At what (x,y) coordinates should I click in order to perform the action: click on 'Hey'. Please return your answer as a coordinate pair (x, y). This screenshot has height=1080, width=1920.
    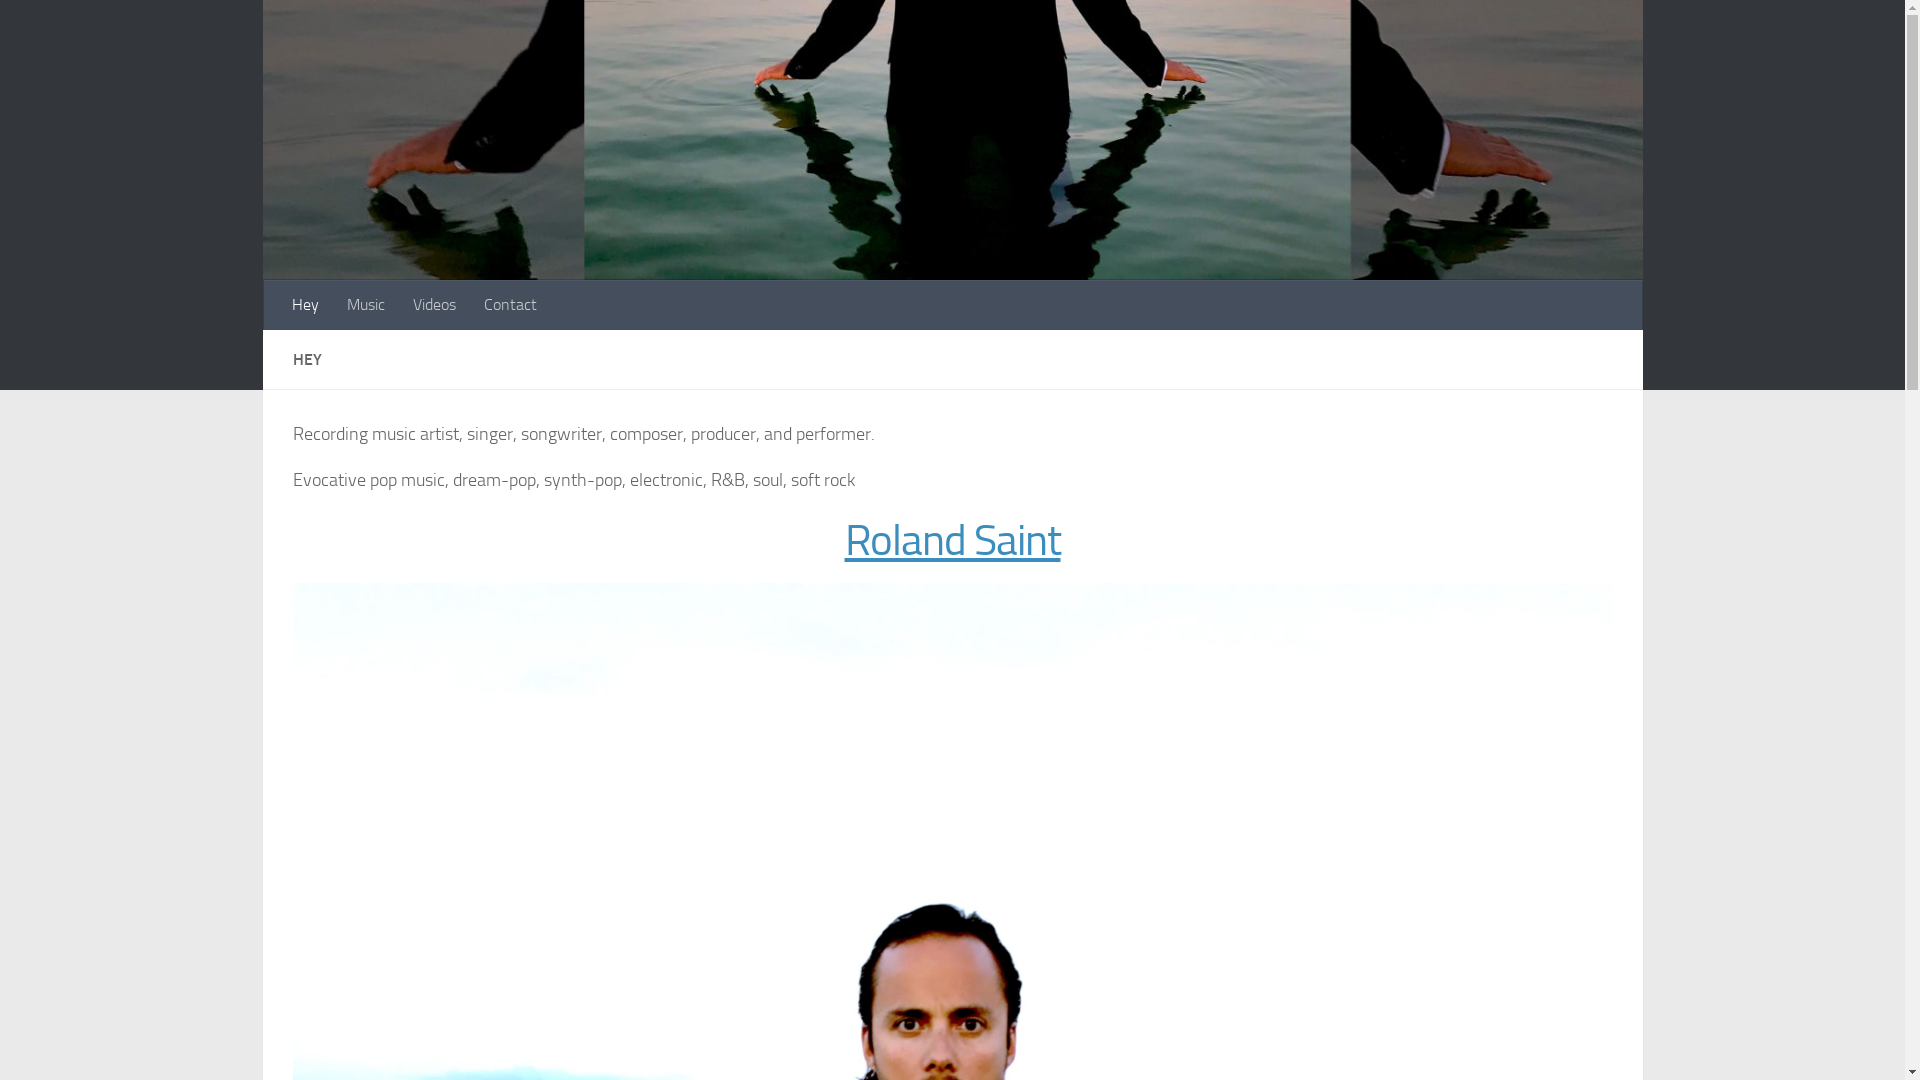
    Looking at the image, I should click on (304, 304).